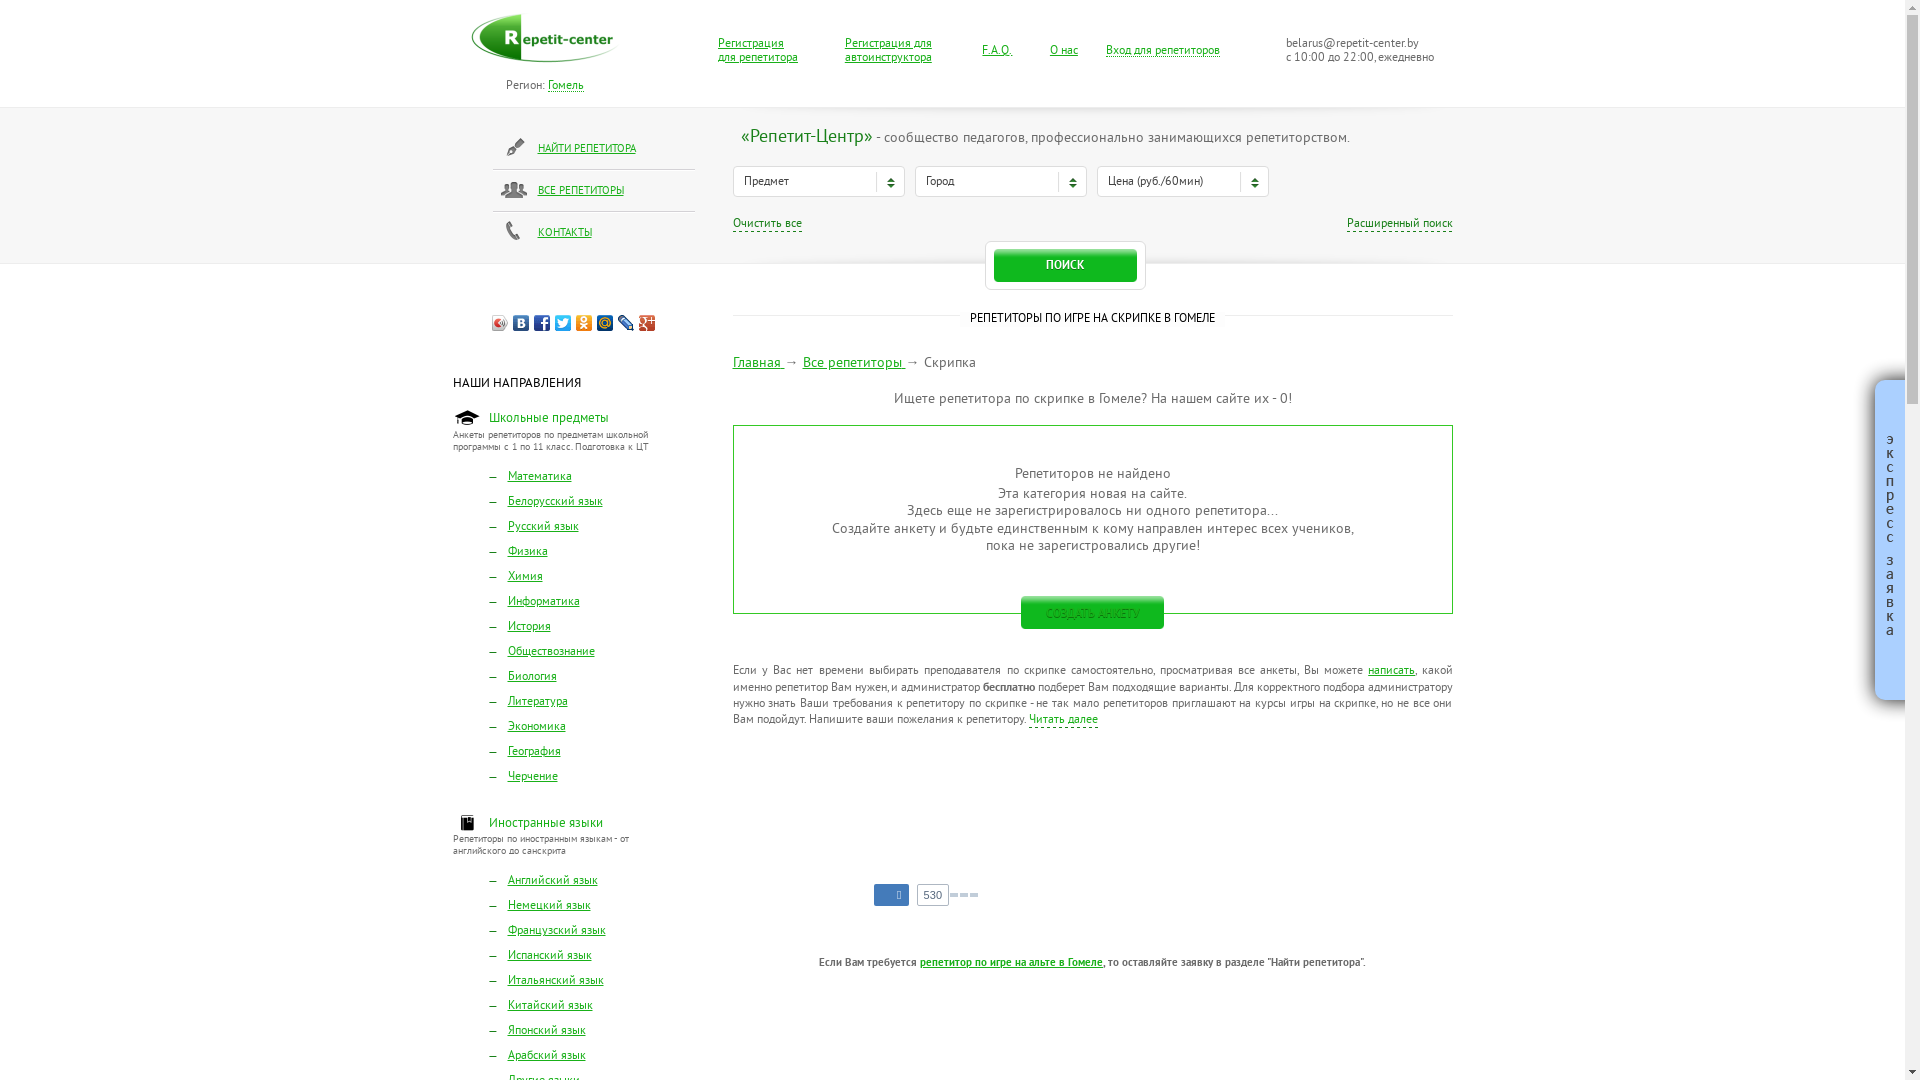 The image size is (1920, 1080). I want to click on 'LiveJournal', so click(614, 322).